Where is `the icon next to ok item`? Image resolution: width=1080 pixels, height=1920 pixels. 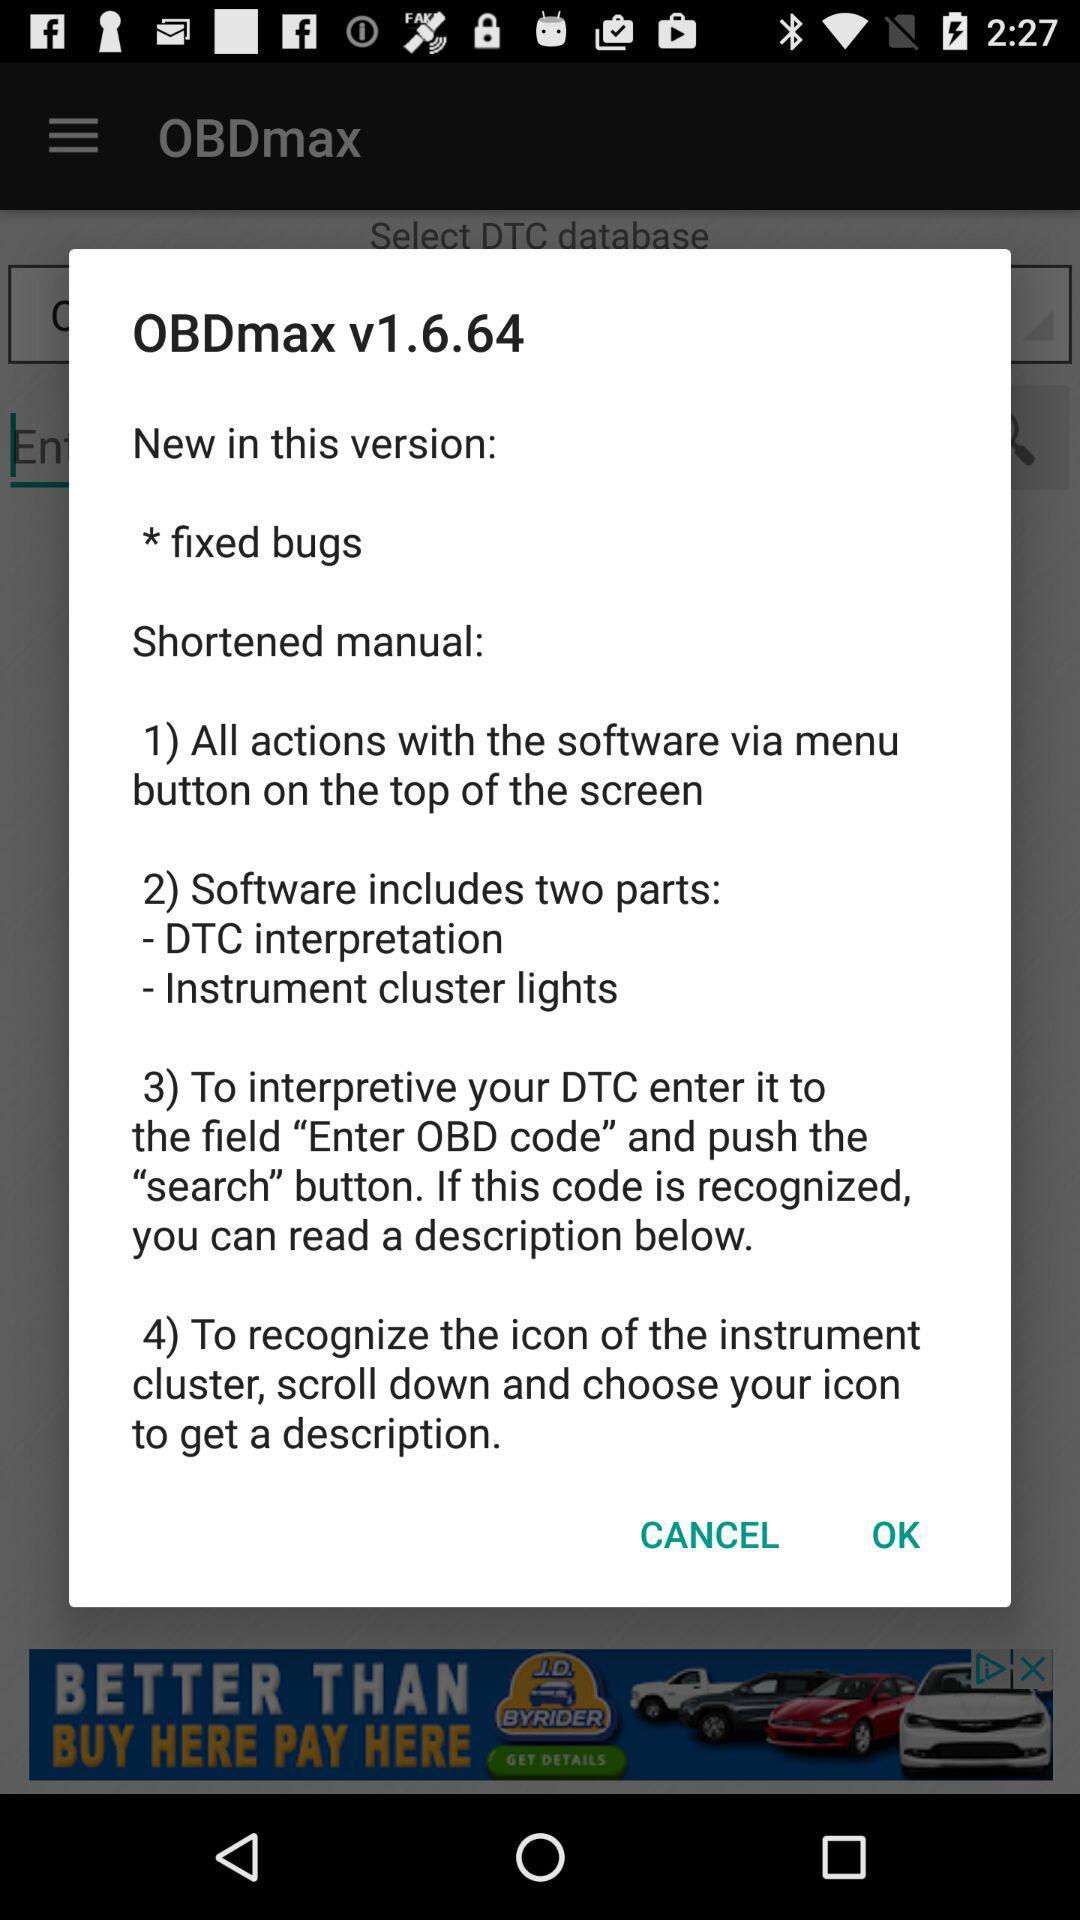 the icon next to ok item is located at coordinates (708, 1532).